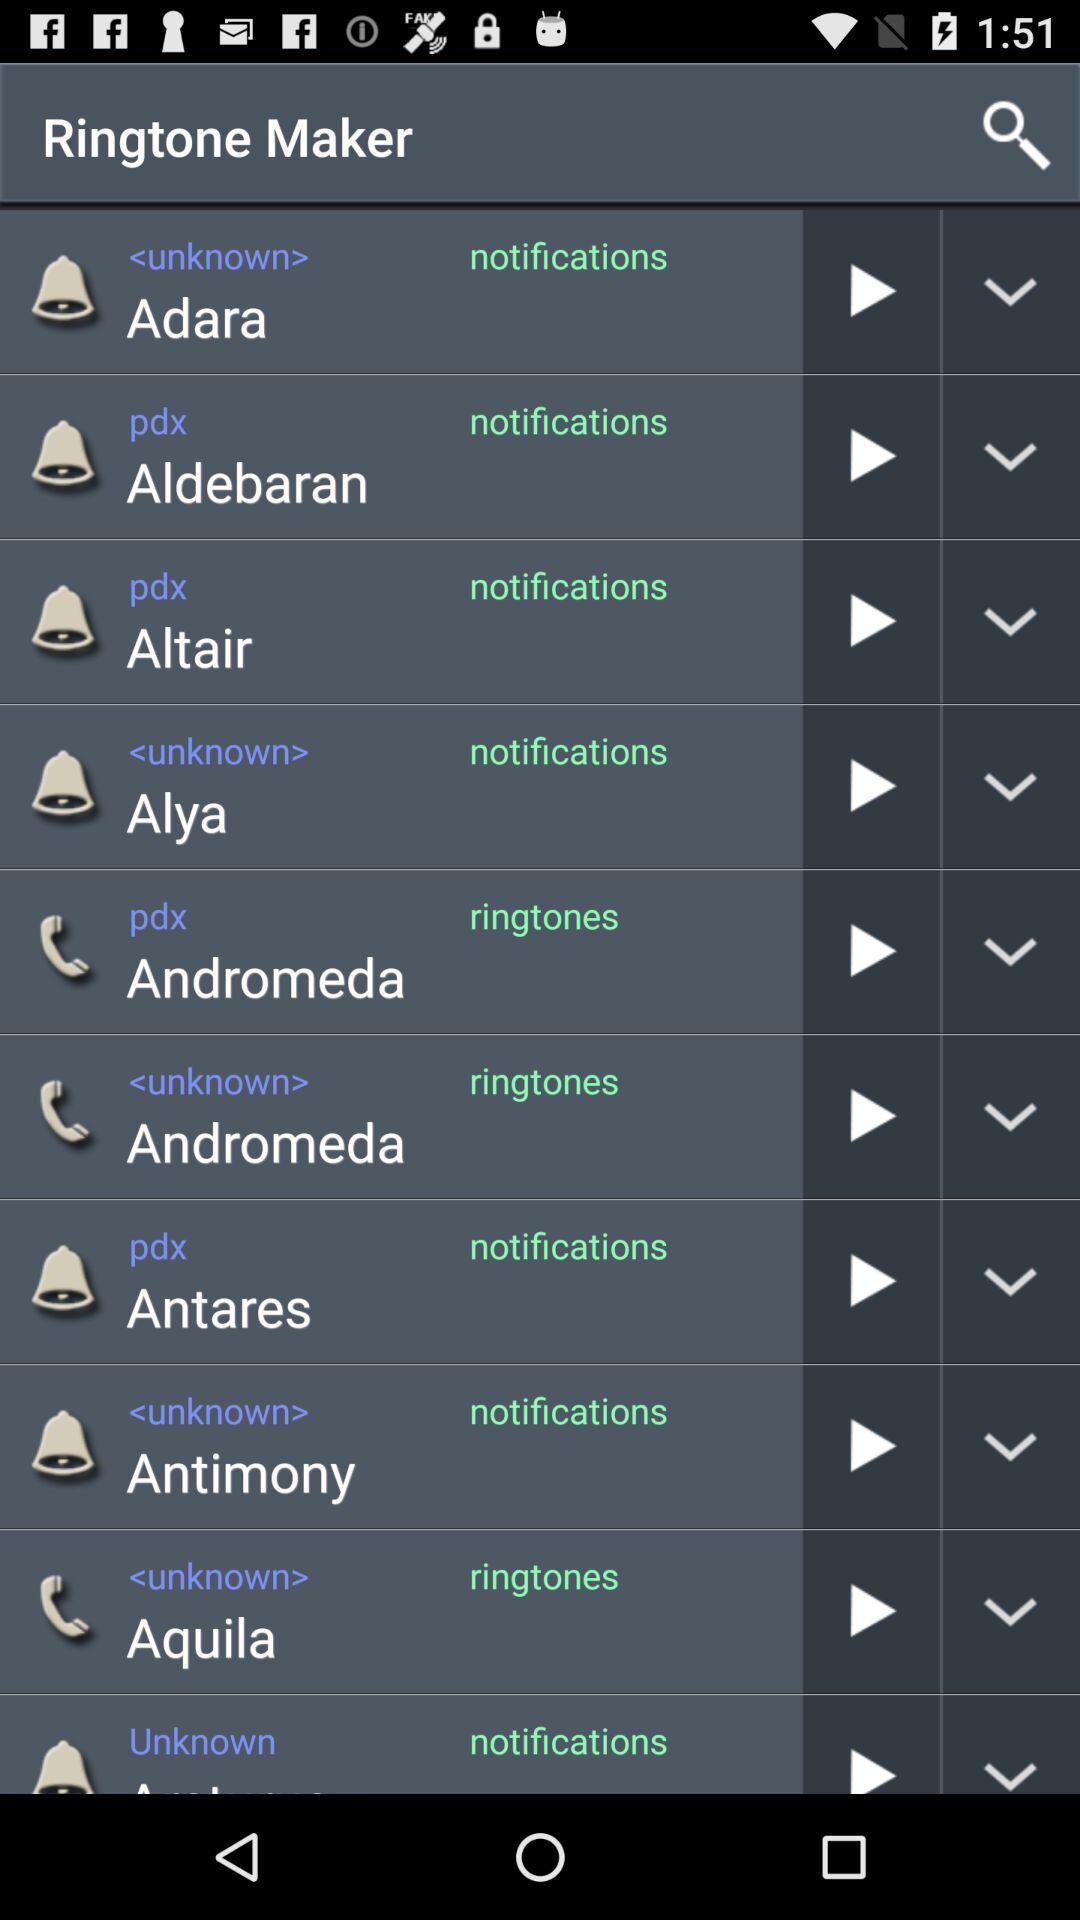 This screenshot has height=1920, width=1080. I want to click on show more information, so click(1011, 1743).